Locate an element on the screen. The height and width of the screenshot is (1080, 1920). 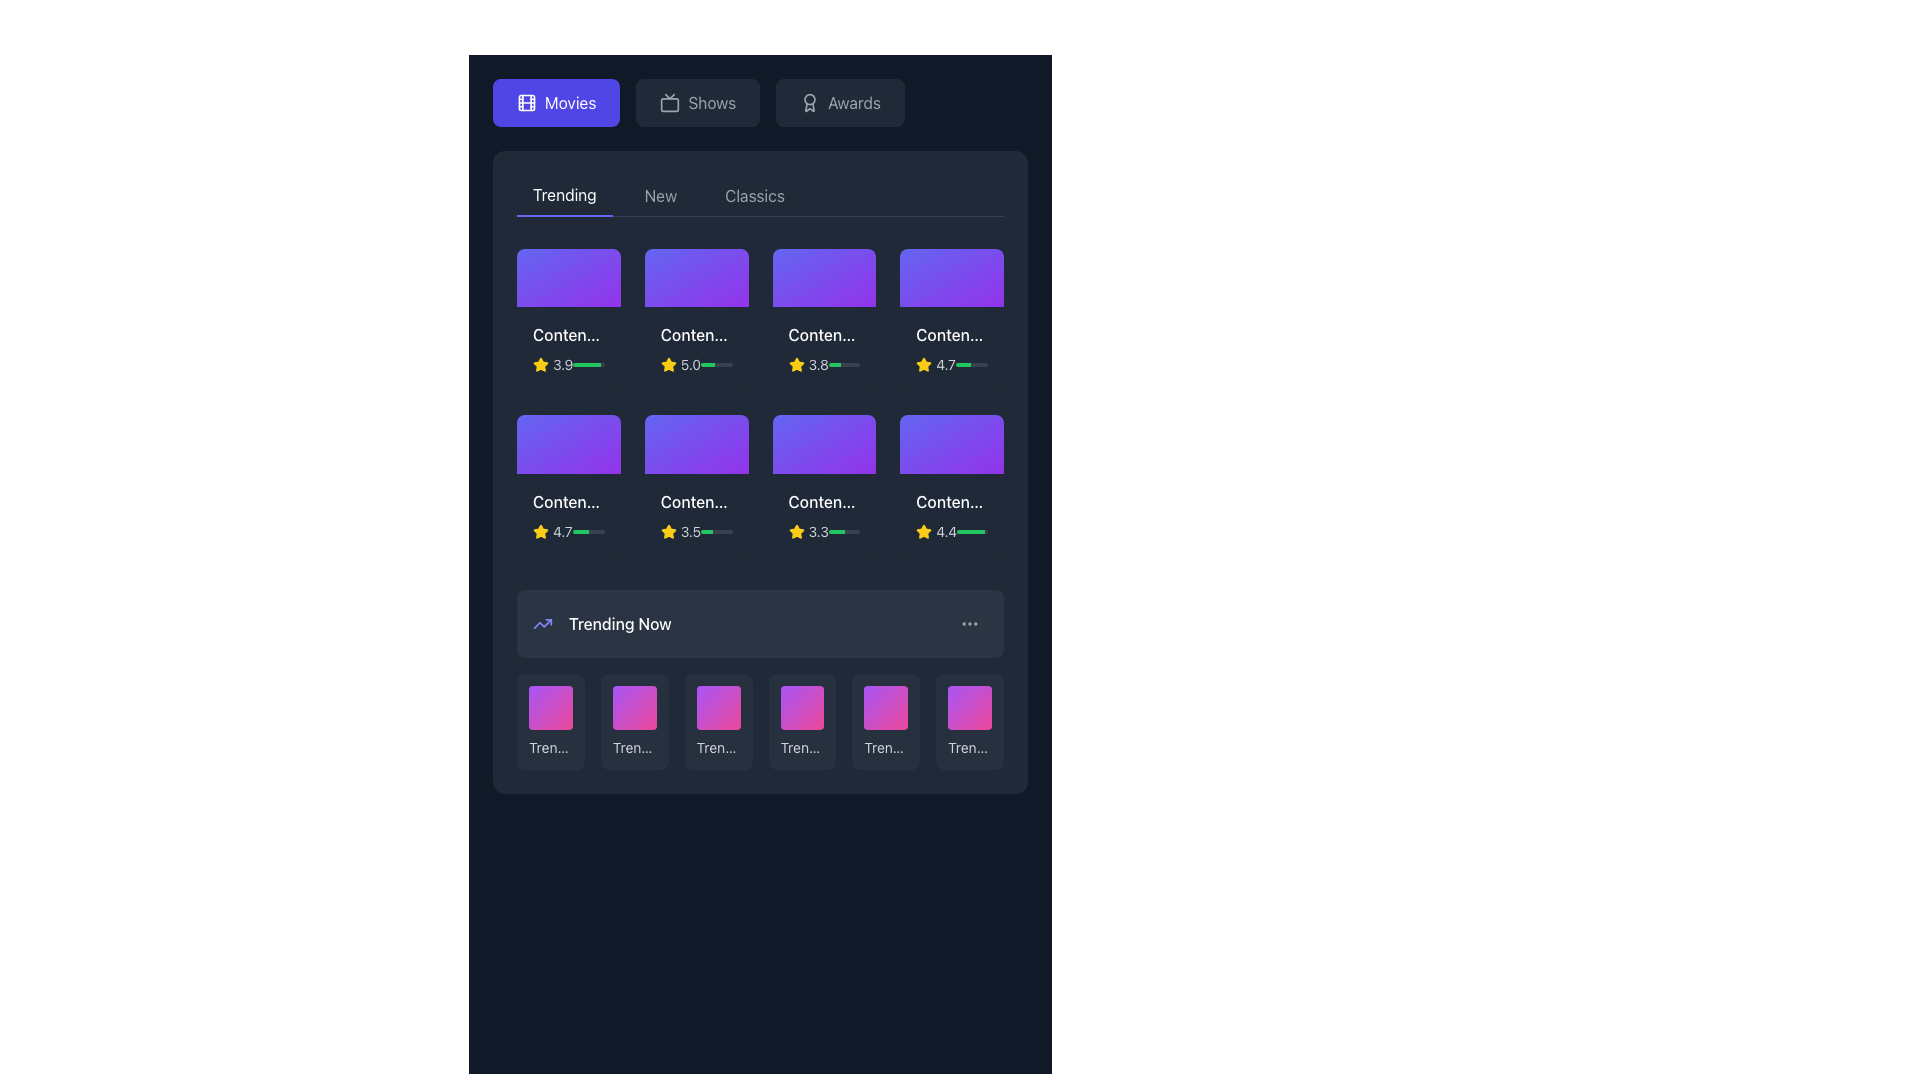
the play button located in the second row, first column of the 'Trending' section is located at coordinates (567, 443).